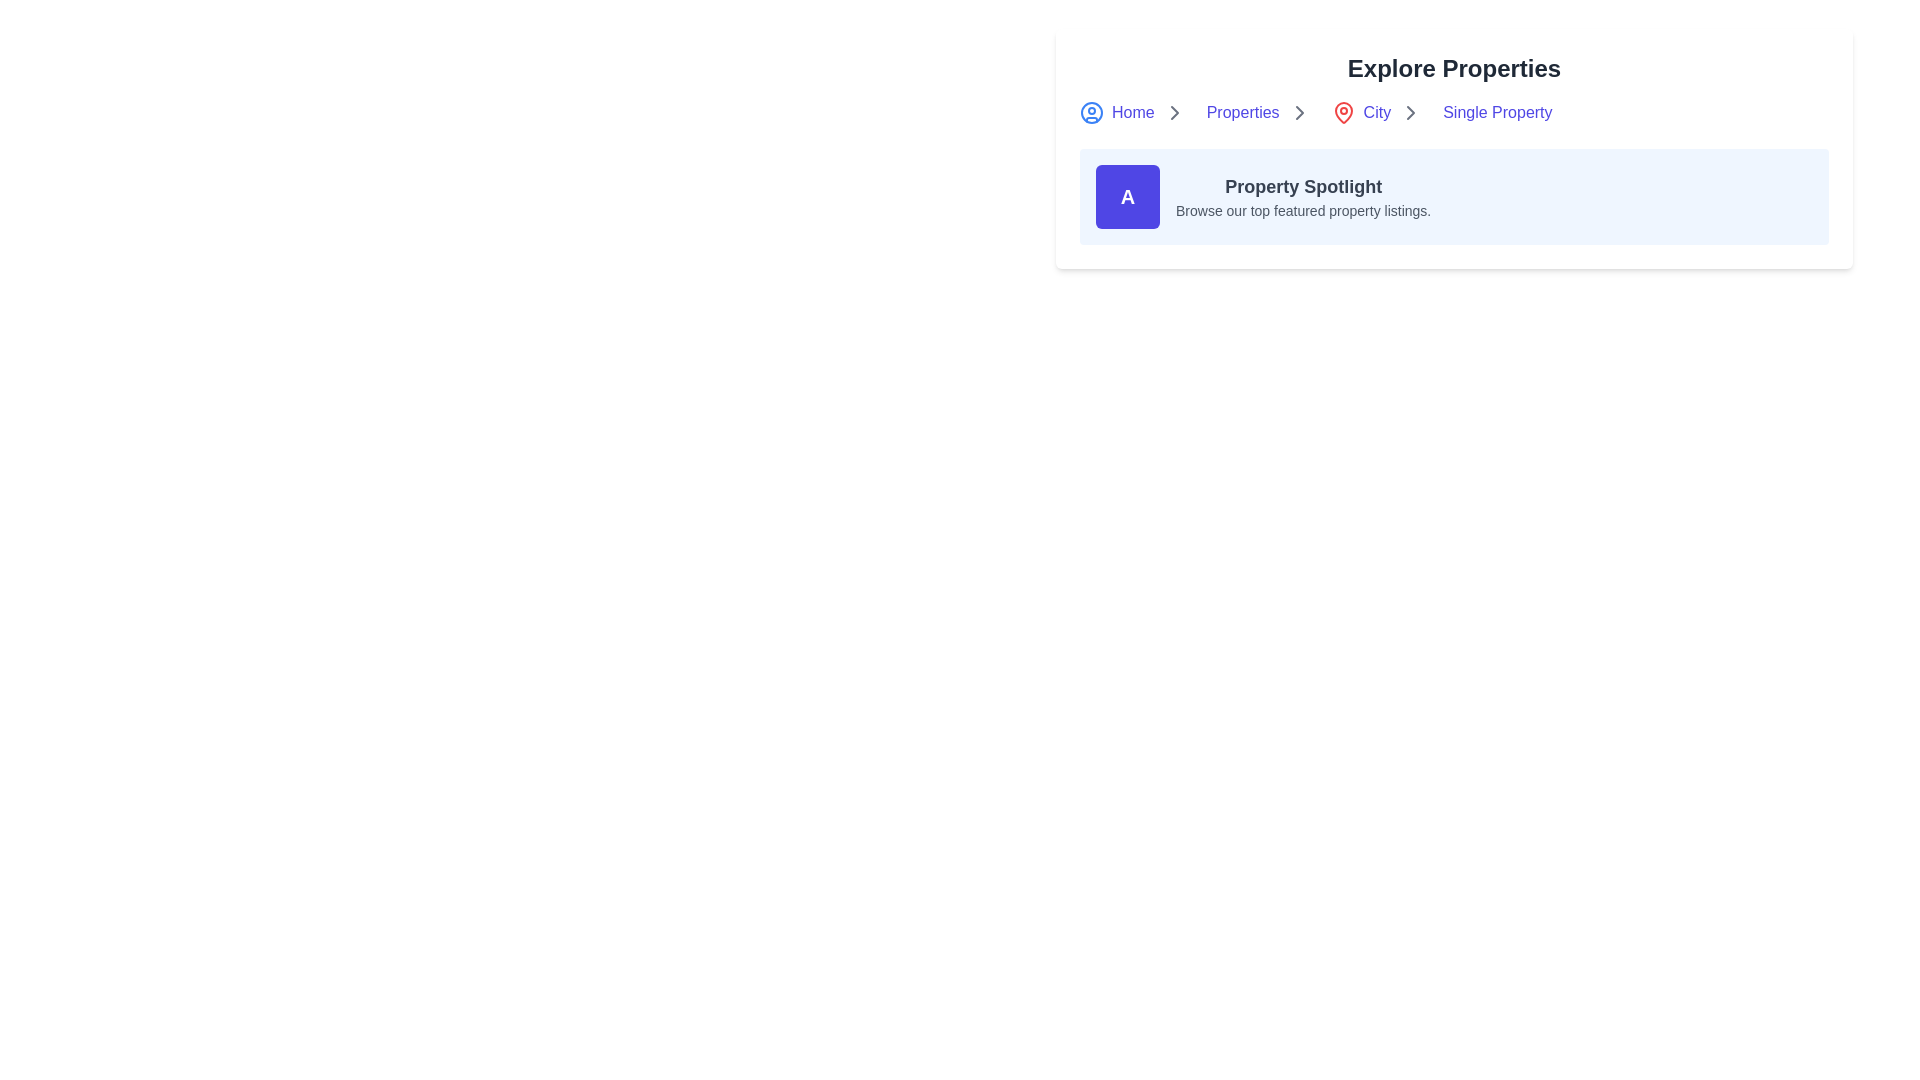 The height and width of the screenshot is (1080, 1920). I want to click on the 'Properties' link in the breadcrumb navigation bar, so click(1242, 112).